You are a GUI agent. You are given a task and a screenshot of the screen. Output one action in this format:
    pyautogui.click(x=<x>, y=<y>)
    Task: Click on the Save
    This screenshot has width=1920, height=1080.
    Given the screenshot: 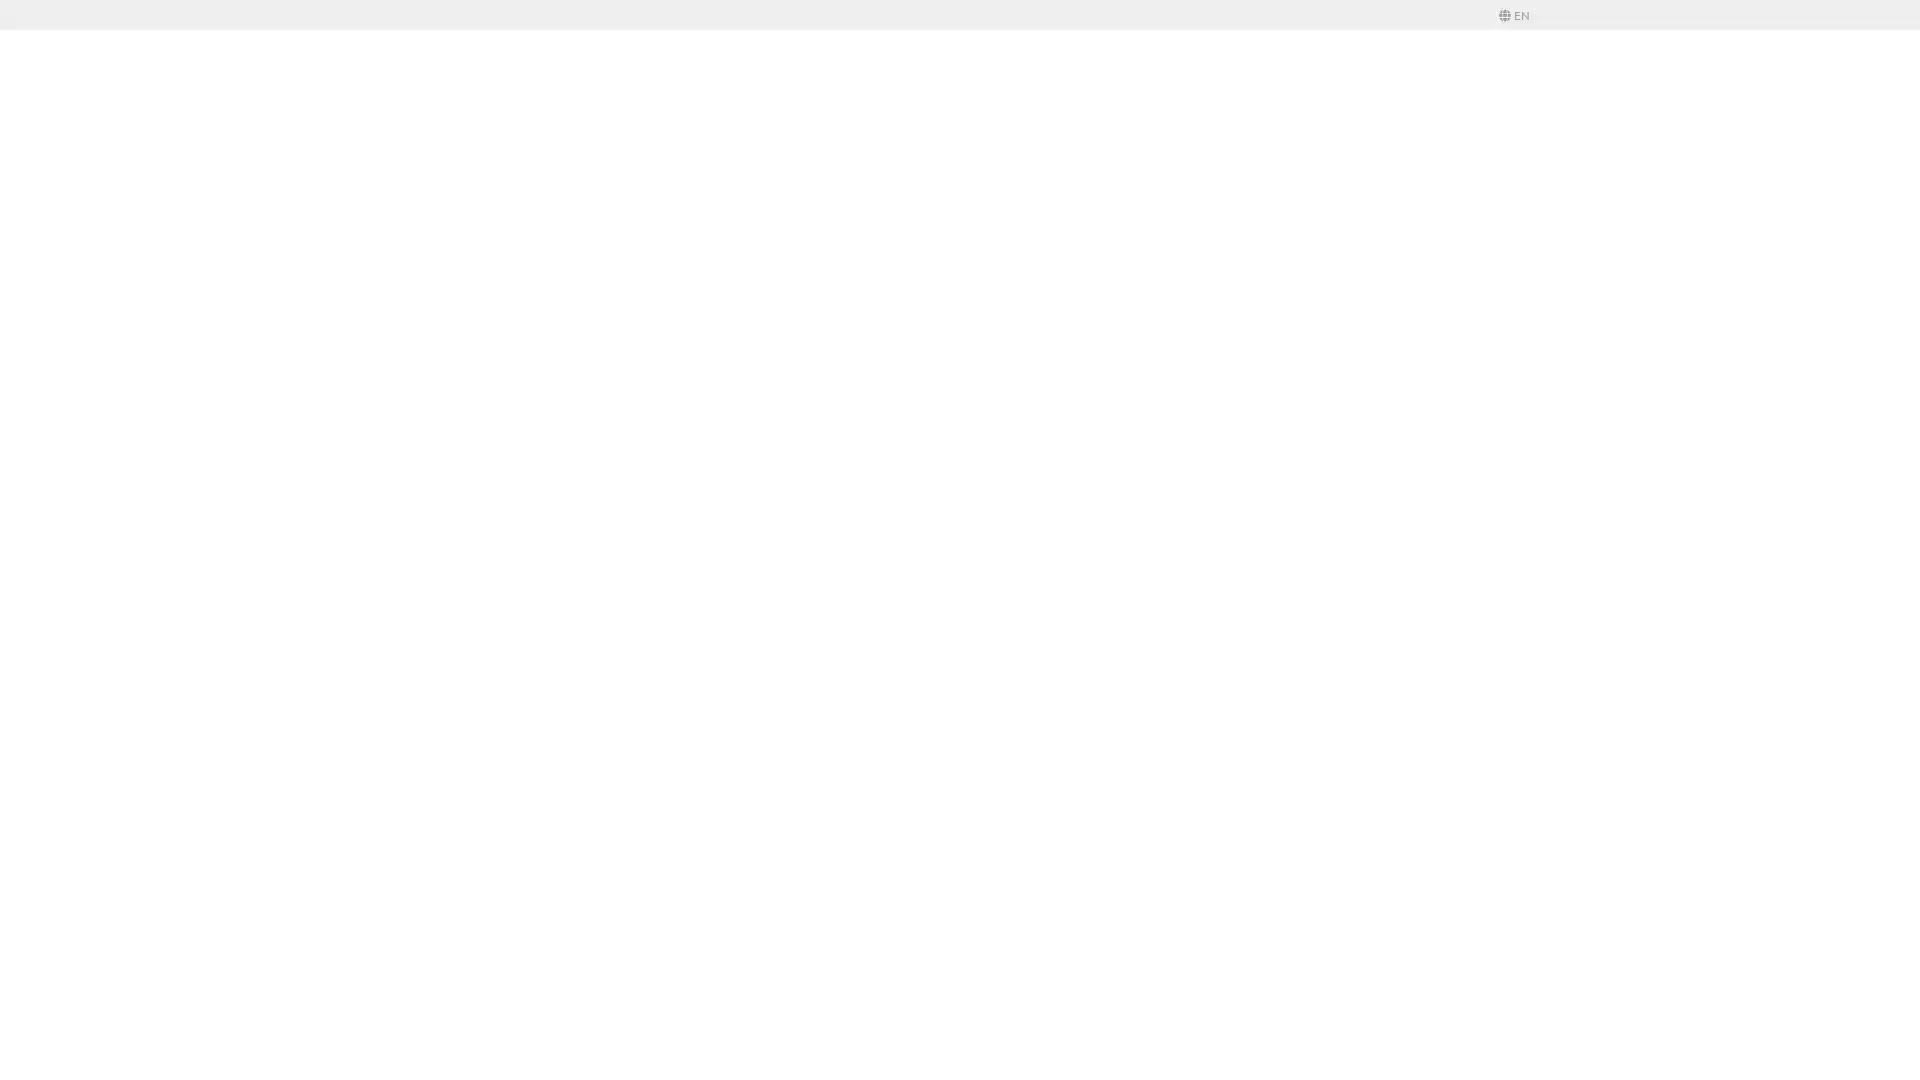 What is the action you would take?
    pyautogui.click(x=1240, y=237)
    